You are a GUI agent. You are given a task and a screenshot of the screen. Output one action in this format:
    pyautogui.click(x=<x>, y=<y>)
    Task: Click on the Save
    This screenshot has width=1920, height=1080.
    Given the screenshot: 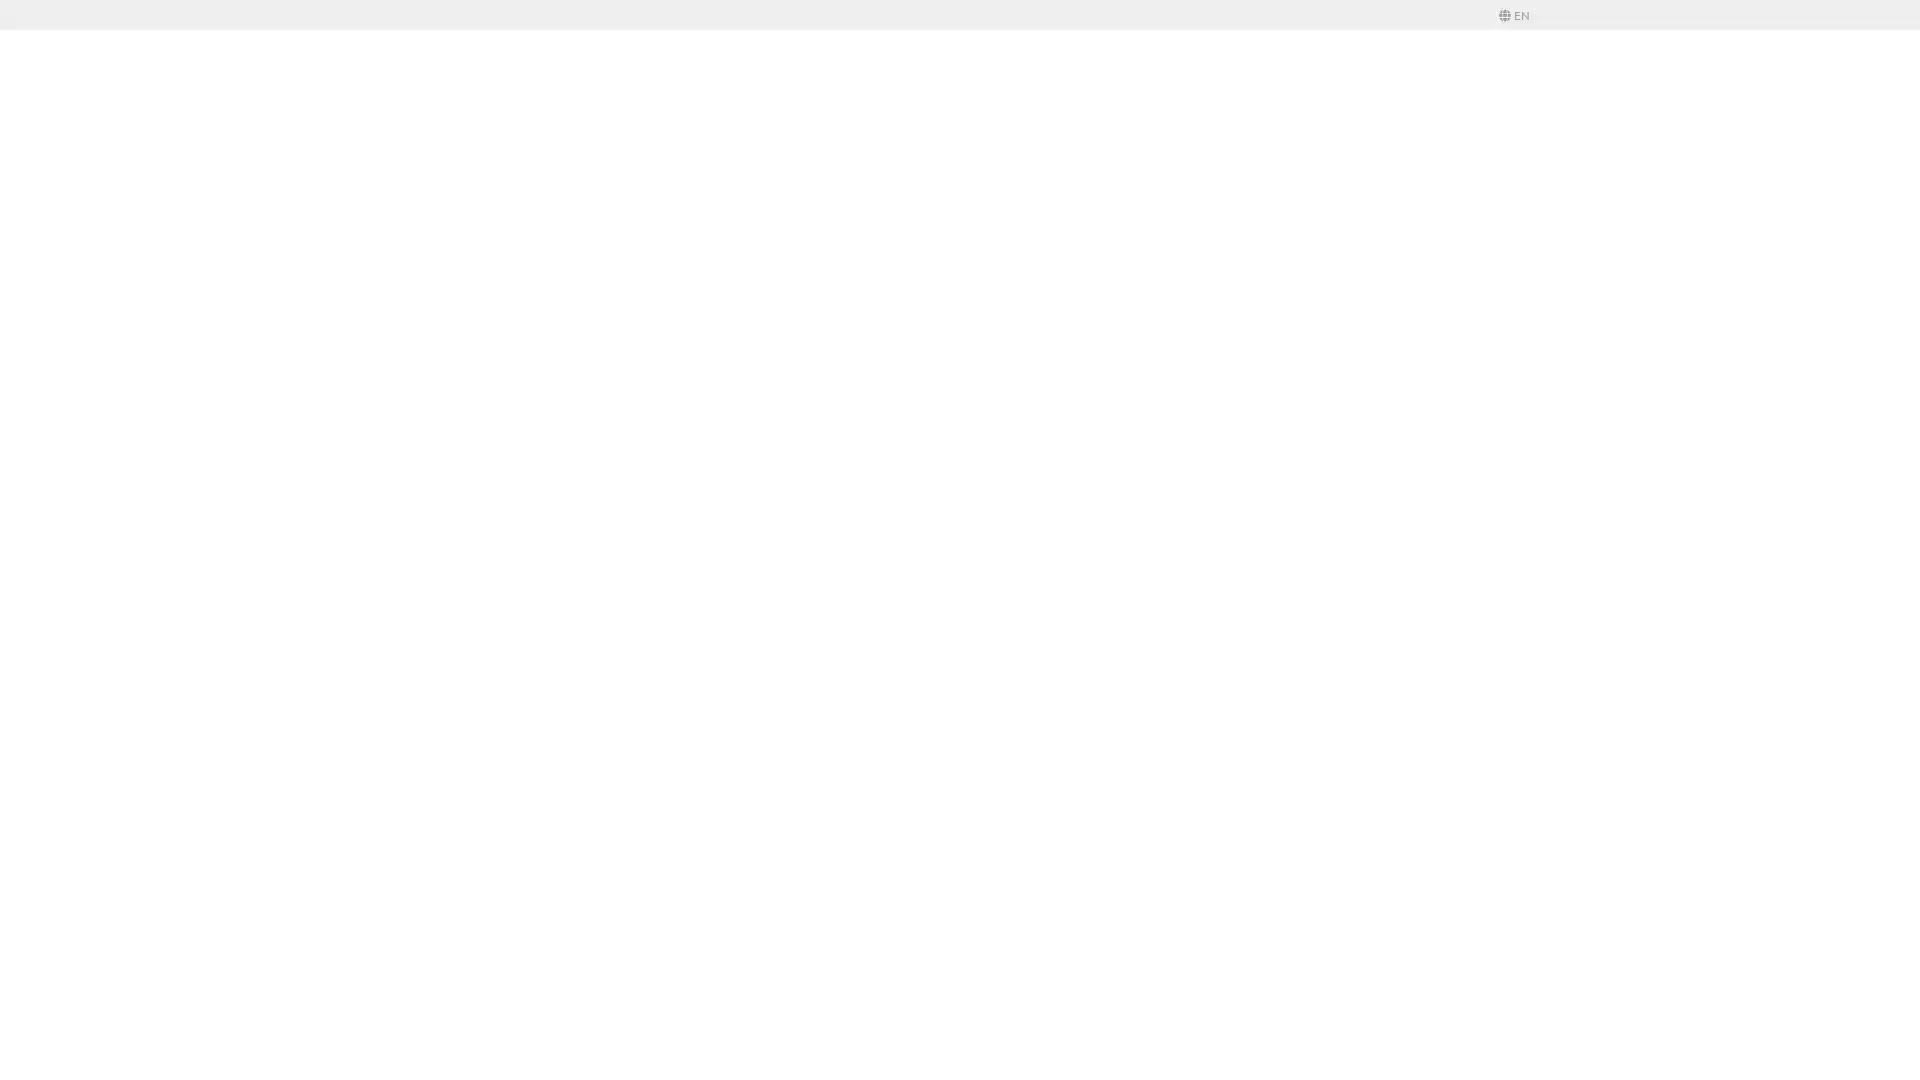 What is the action you would take?
    pyautogui.click(x=1240, y=237)
    